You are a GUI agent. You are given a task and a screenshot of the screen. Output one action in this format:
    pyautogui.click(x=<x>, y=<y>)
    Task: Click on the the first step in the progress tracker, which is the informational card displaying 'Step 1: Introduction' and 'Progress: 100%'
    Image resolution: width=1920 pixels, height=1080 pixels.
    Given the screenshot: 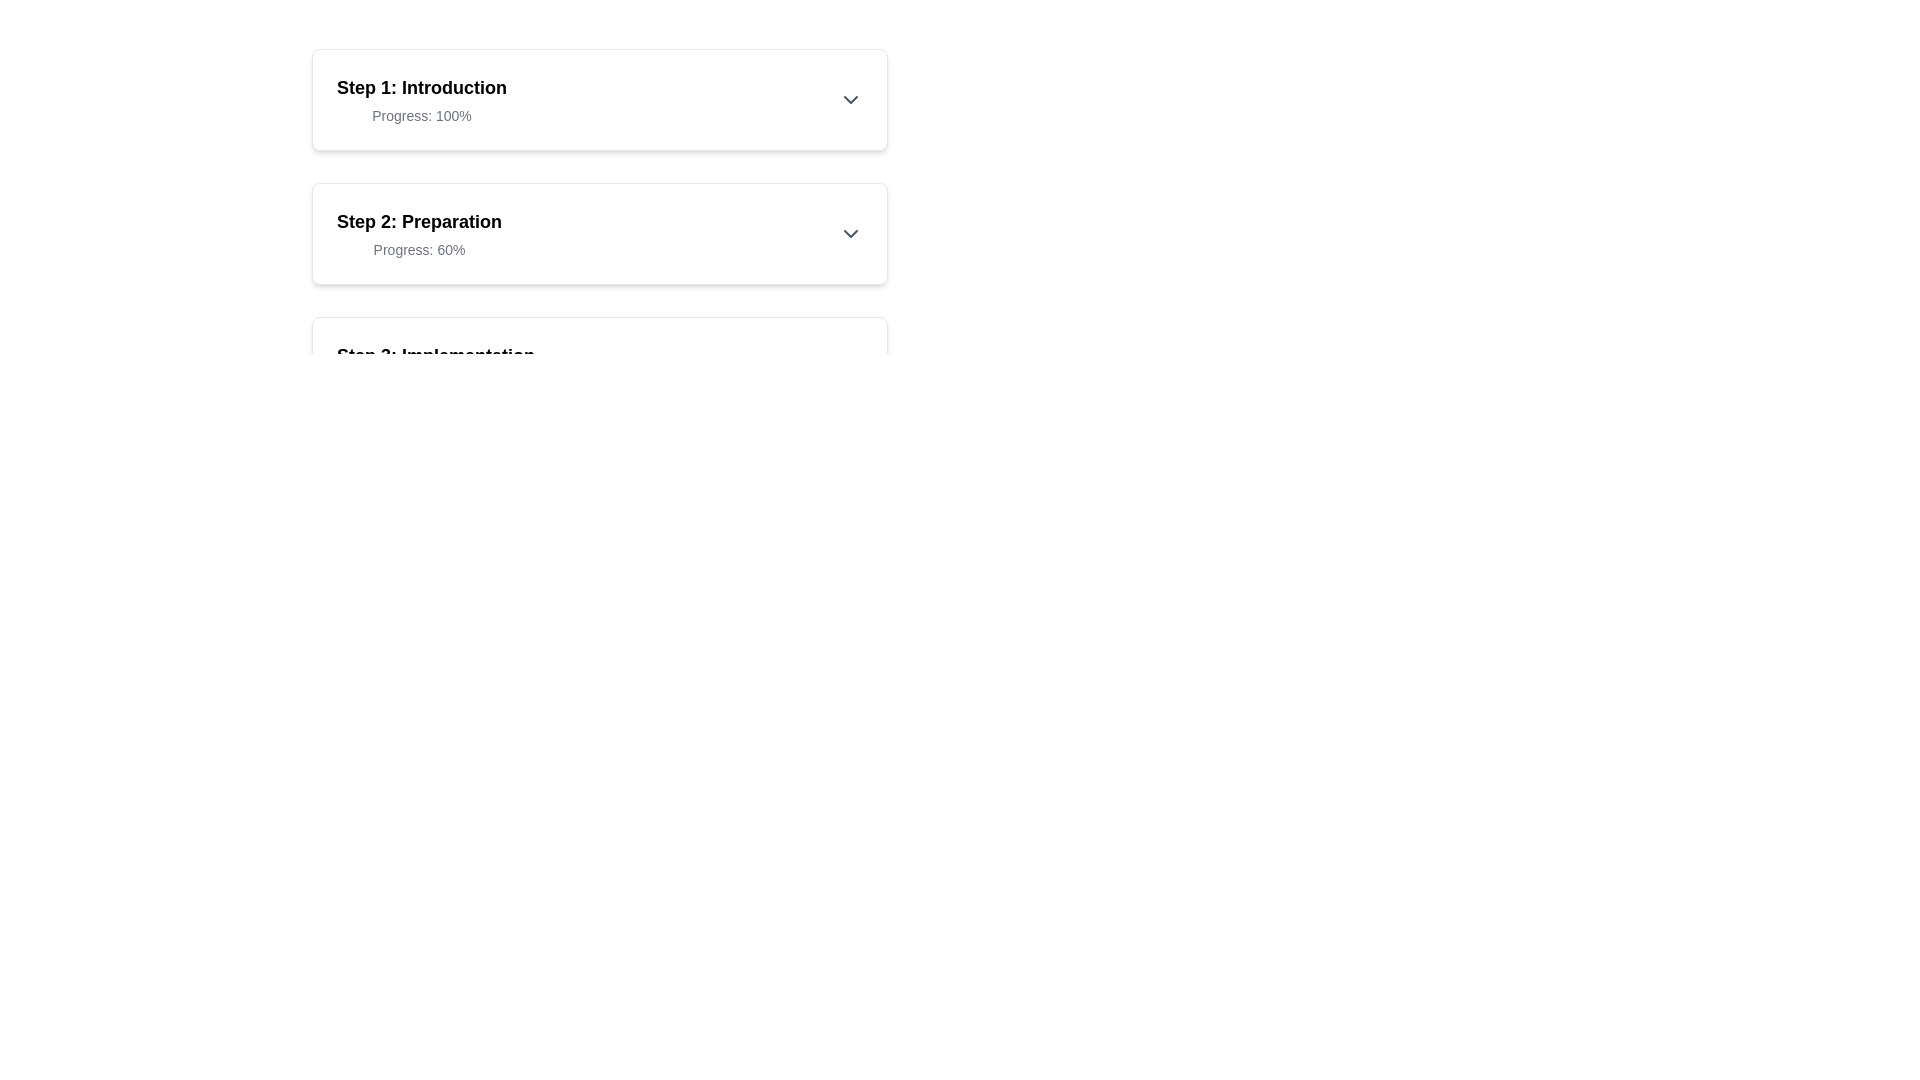 What is the action you would take?
    pyautogui.click(x=599, y=100)
    